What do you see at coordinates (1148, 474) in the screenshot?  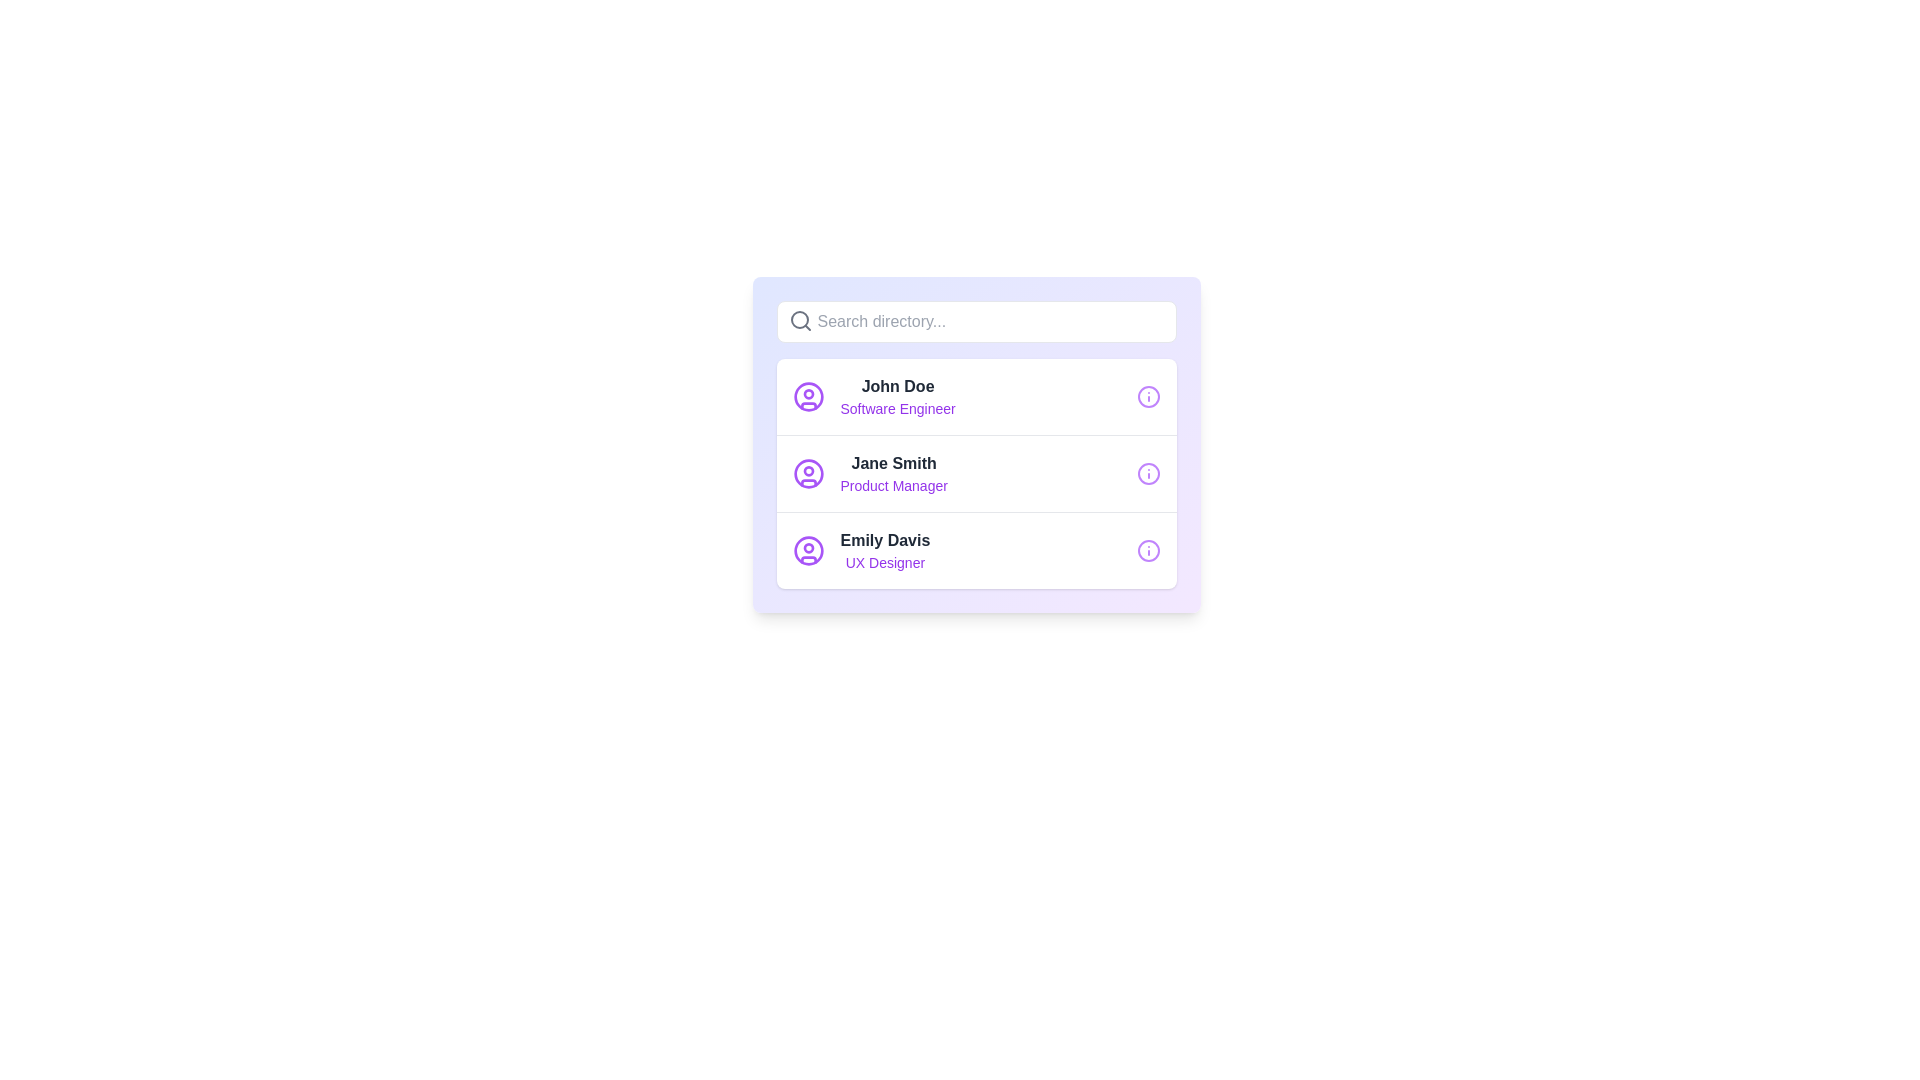 I see `the information icon for 'Jane Smith', the Product Manager` at bounding box center [1148, 474].